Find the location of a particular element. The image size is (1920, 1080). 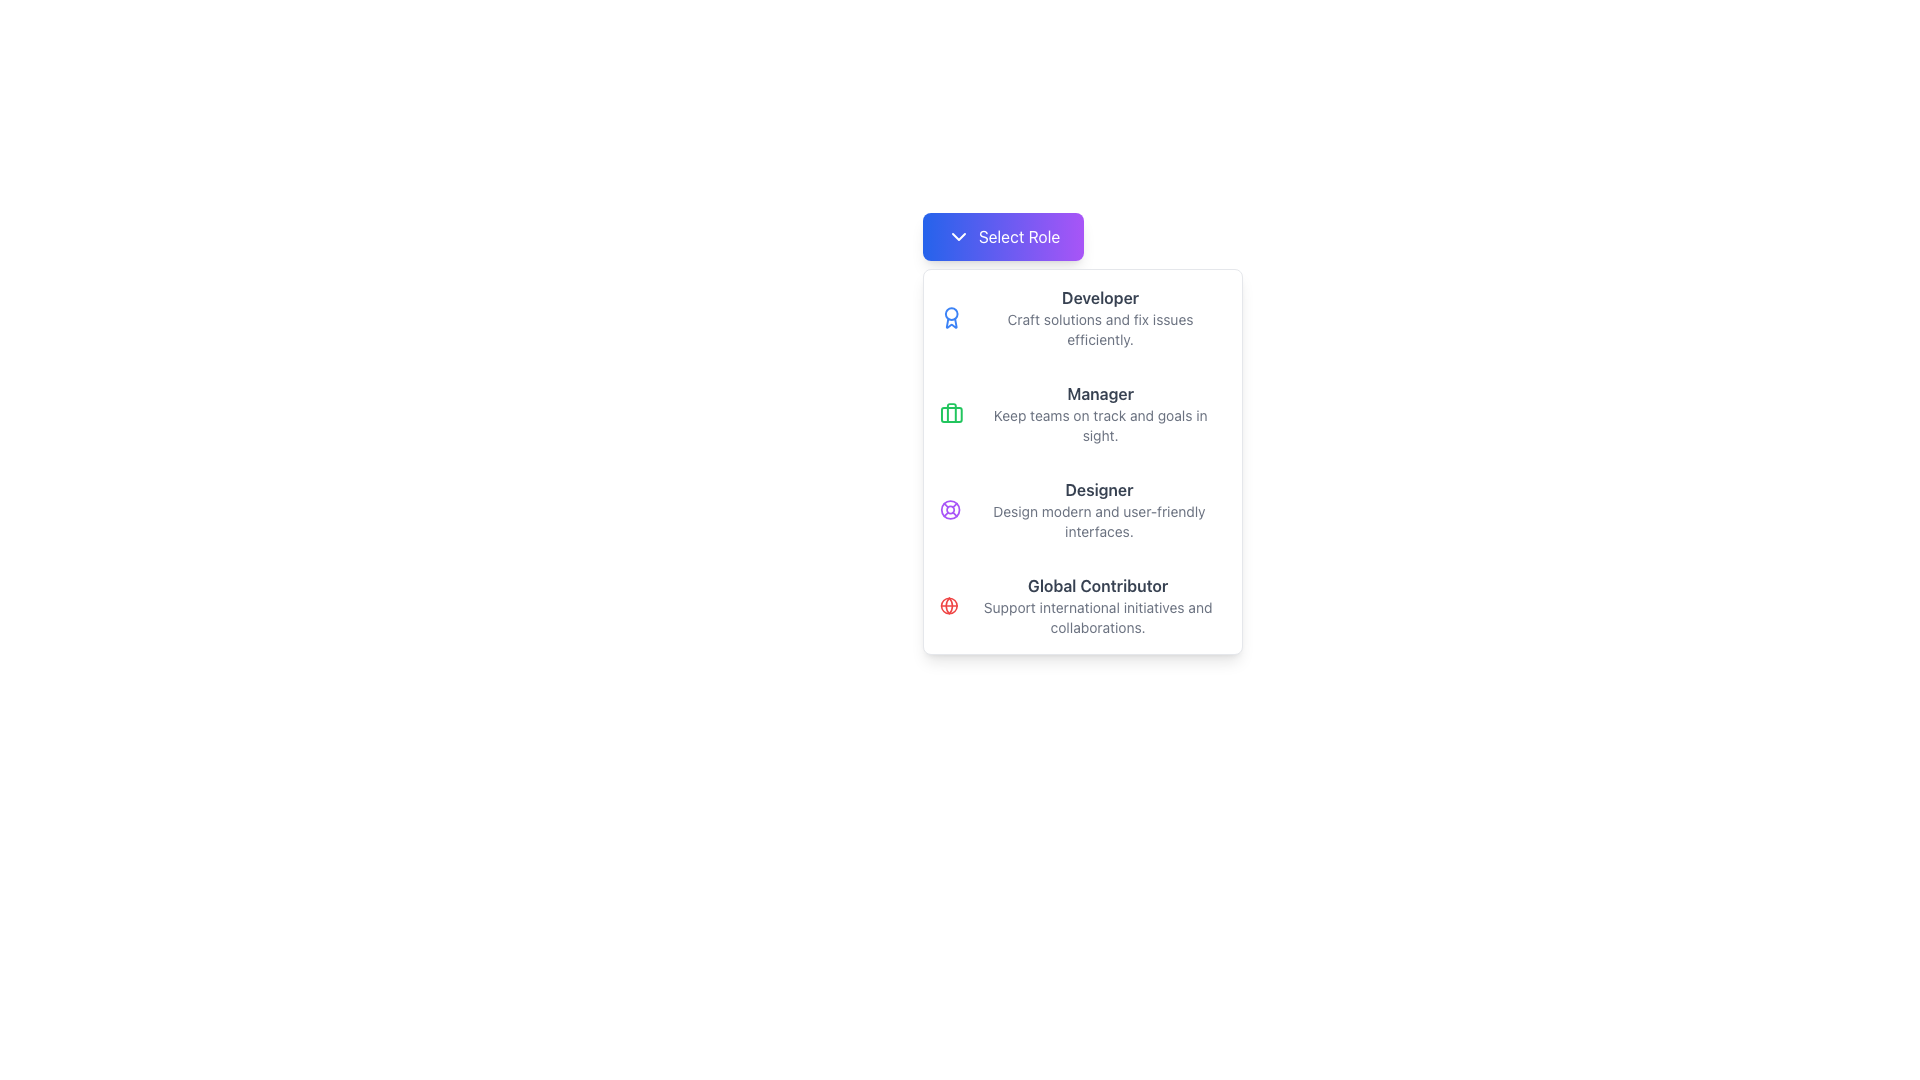

the second selectable list item labeled 'Manager' in the dropdown menu is located at coordinates (1081, 412).